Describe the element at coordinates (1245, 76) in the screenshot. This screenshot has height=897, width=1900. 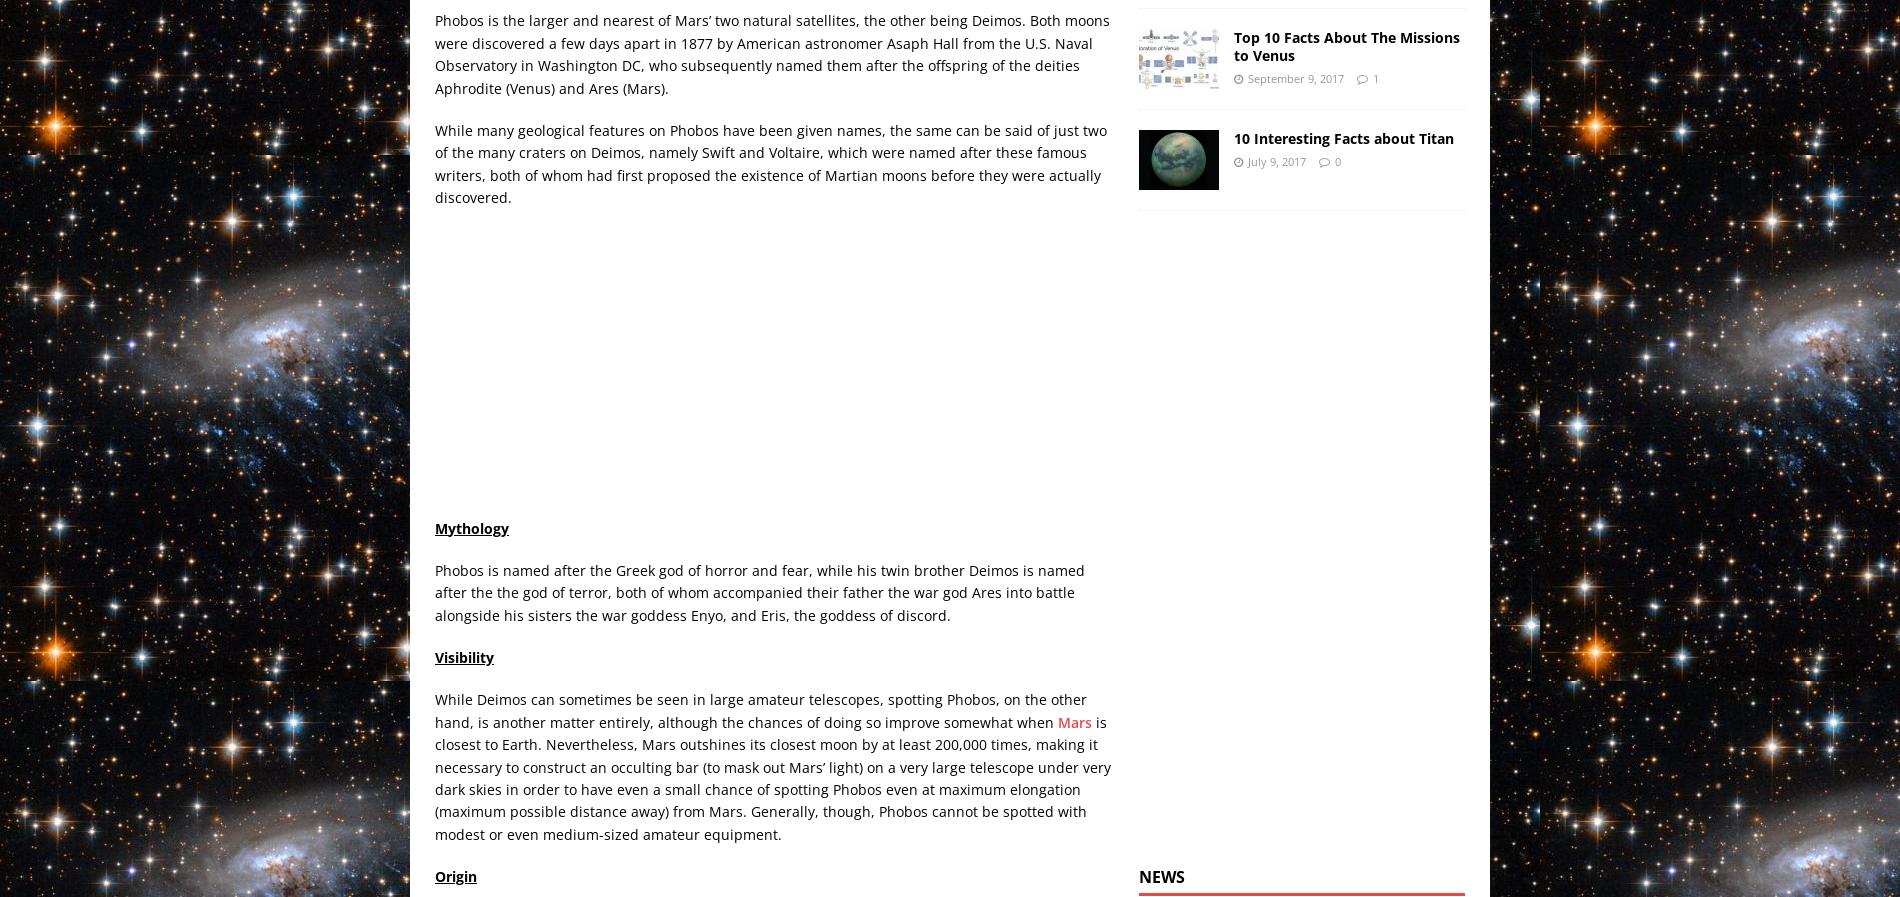
I see `'September 9, 2017'` at that location.